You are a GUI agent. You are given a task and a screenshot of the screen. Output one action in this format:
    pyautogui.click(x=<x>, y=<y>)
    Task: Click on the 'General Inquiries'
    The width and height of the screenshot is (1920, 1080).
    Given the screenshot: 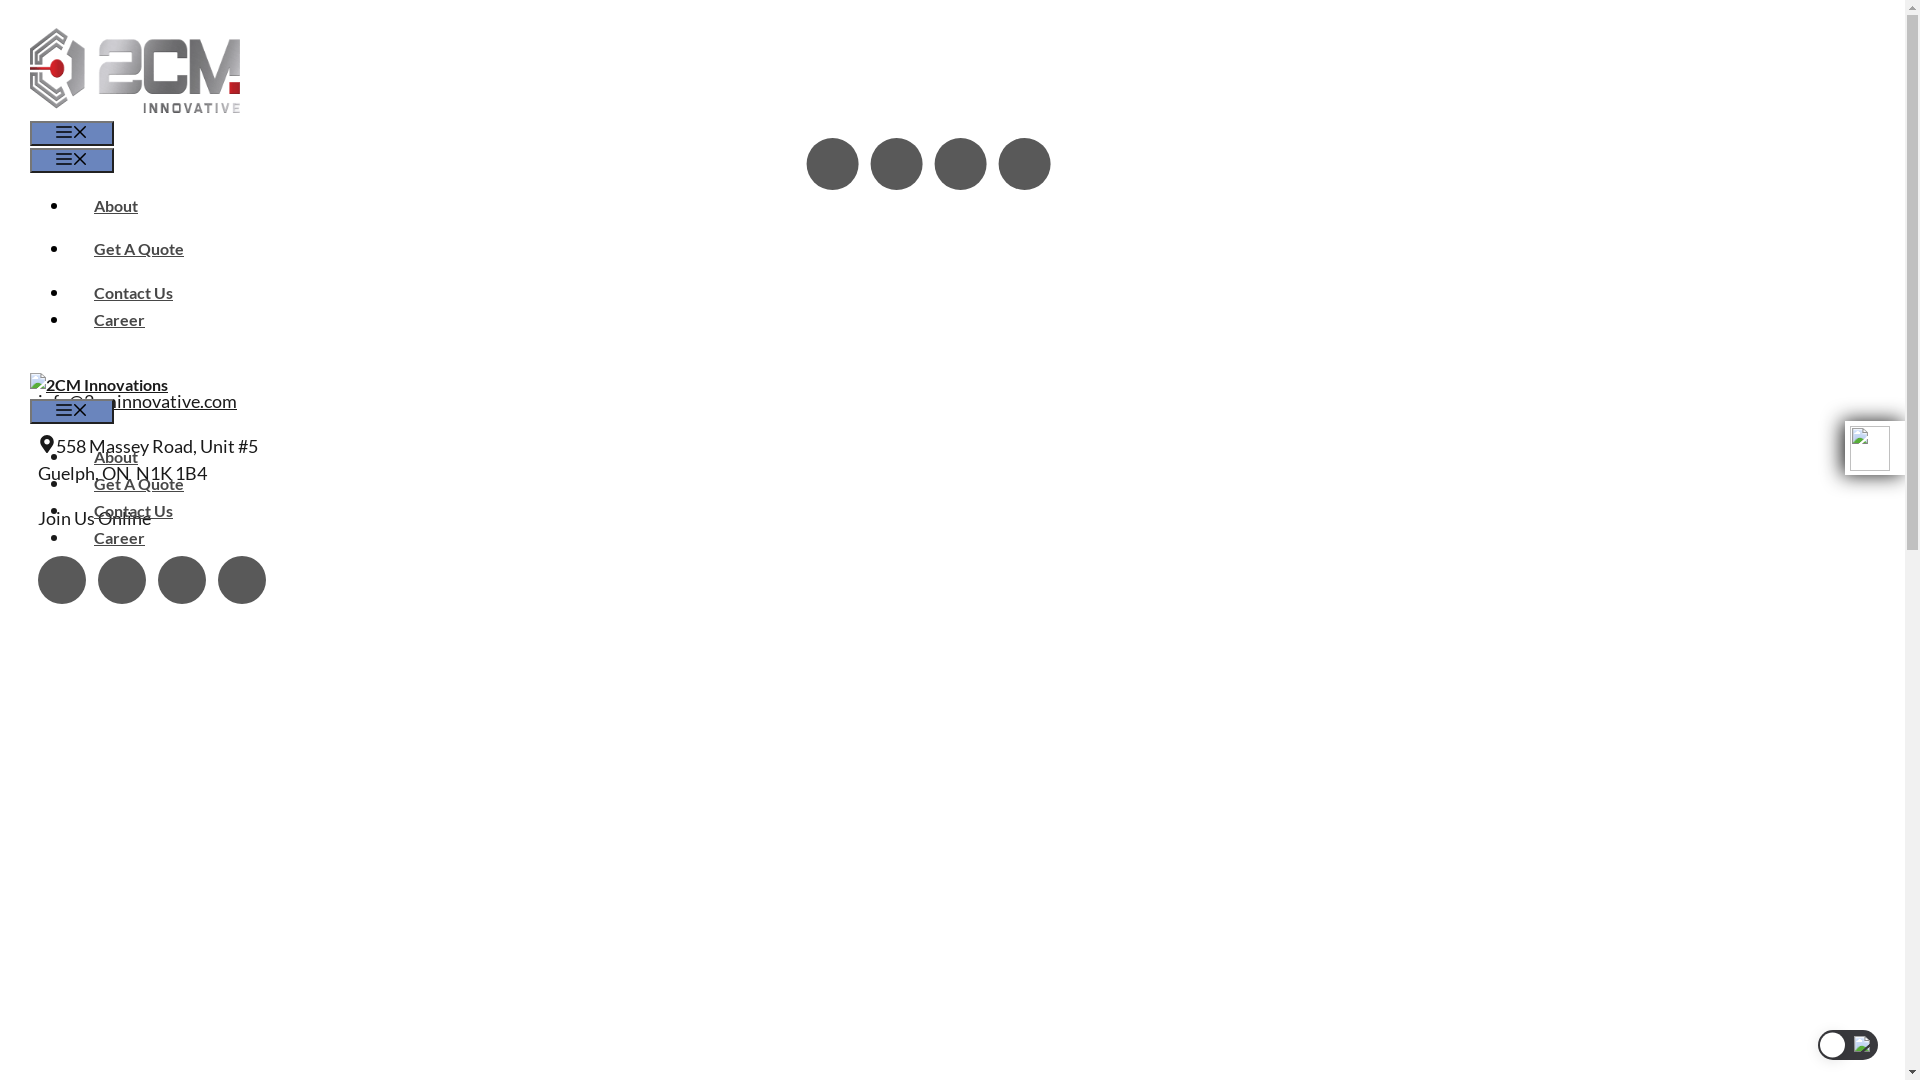 What is the action you would take?
    pyautogui.click(x=122, y=354)
    